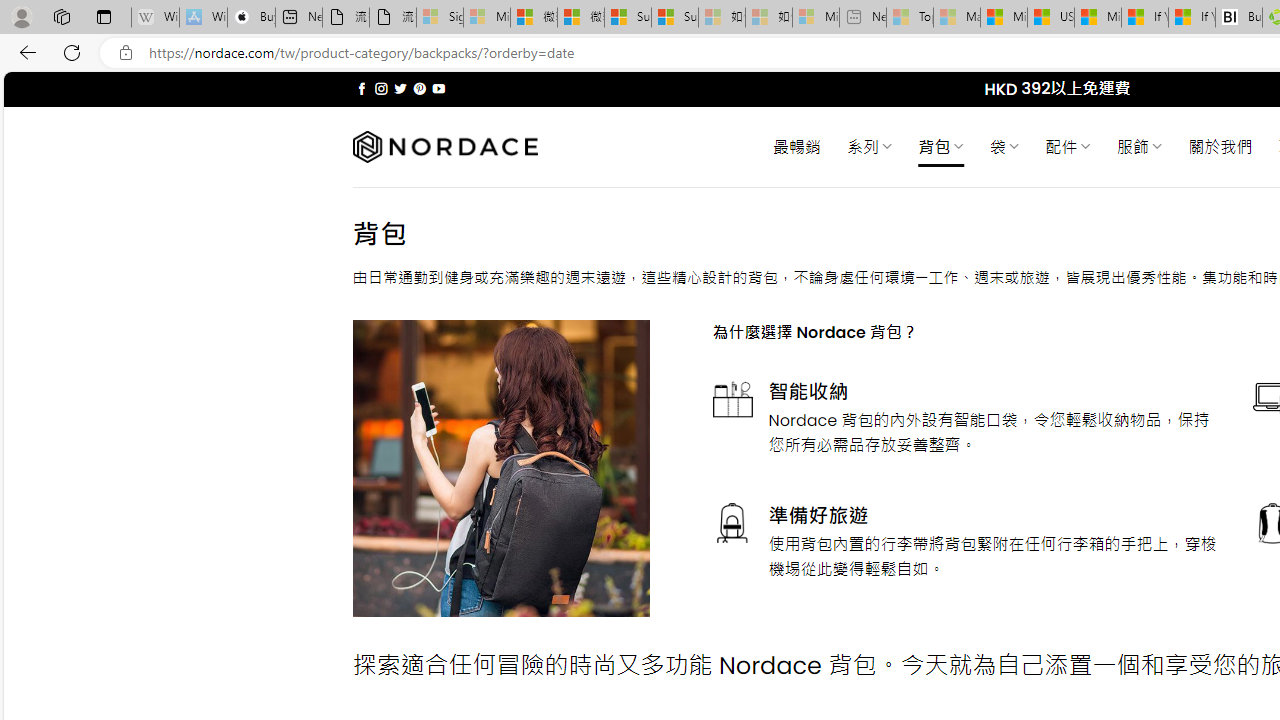 This screenshot has width=1280, height=720. What do you see at coordinates (862, 17) in the screenshot?
I see `'New tab - Sleeping'` at bounding box center [862, 17].